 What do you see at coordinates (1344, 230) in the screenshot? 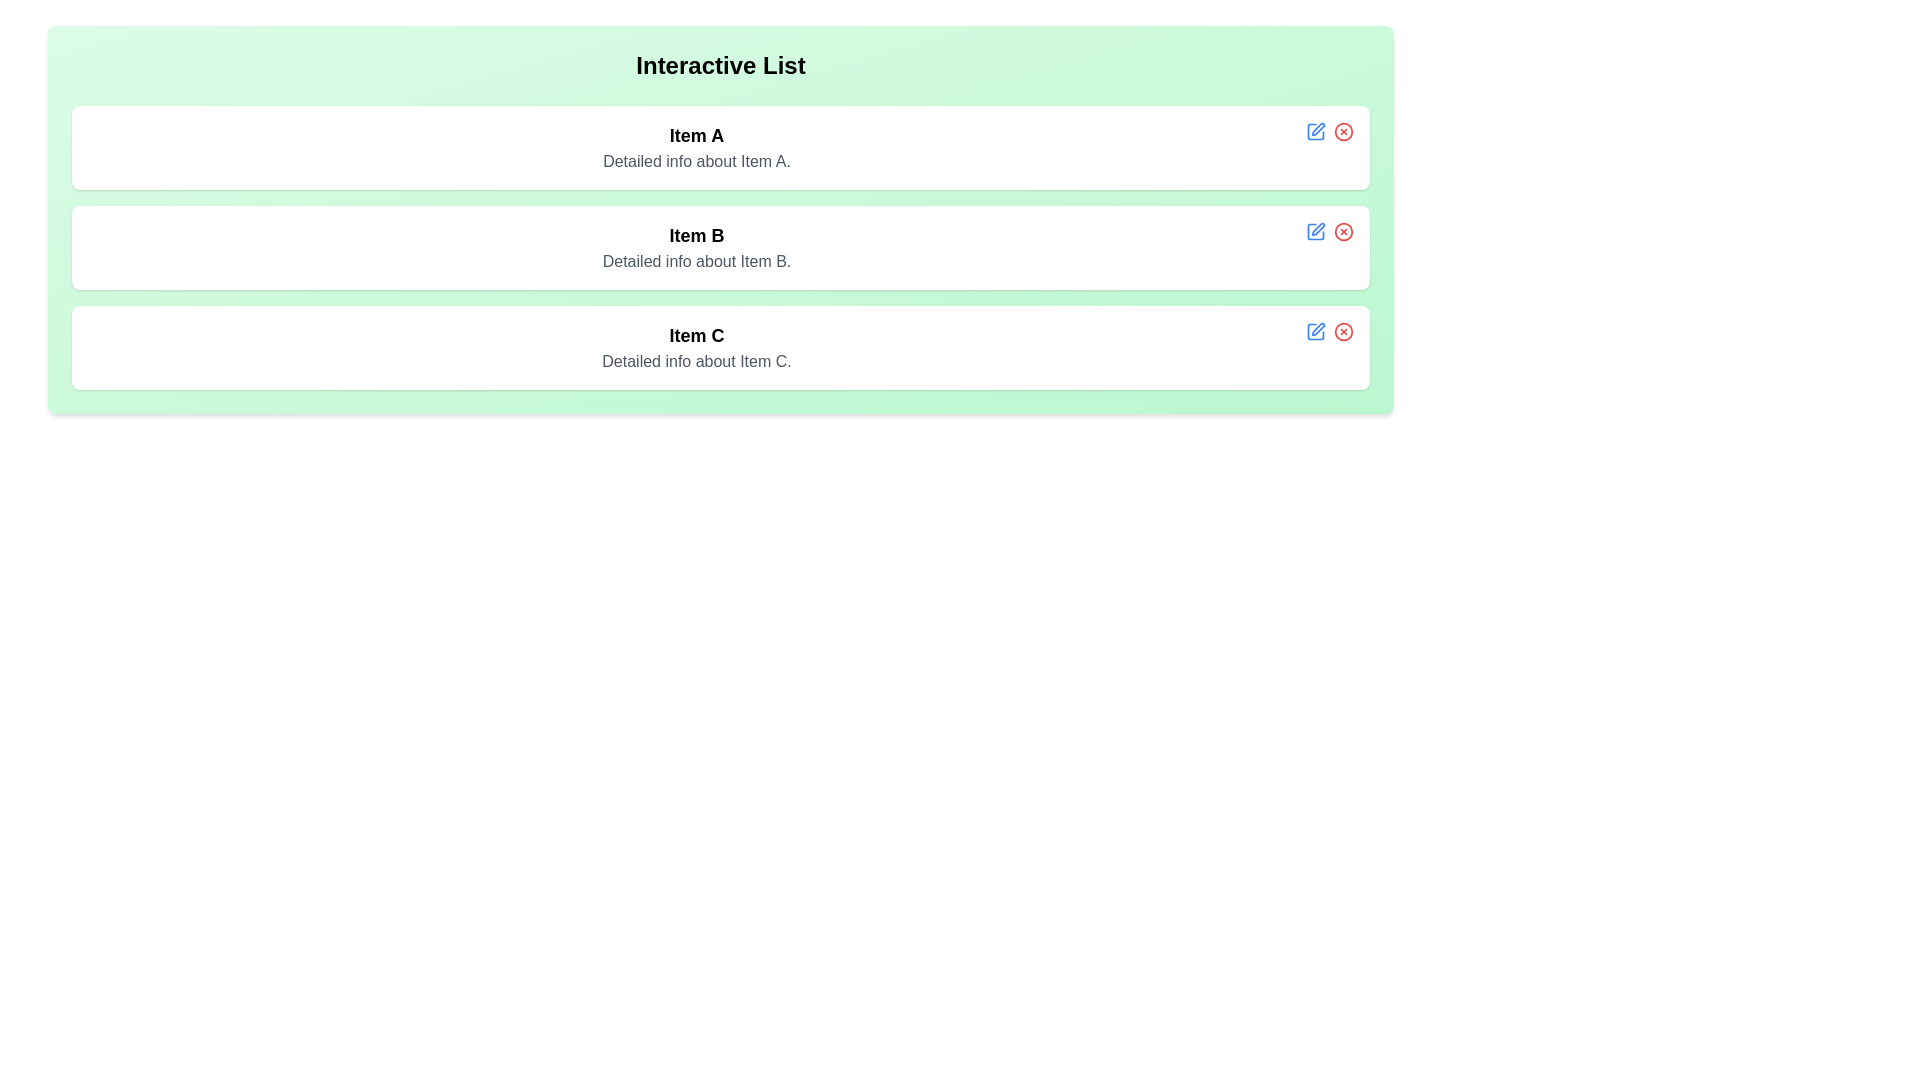
I see `the delete button located to the right of 'Item B'` at bounding box center [1344, 230].